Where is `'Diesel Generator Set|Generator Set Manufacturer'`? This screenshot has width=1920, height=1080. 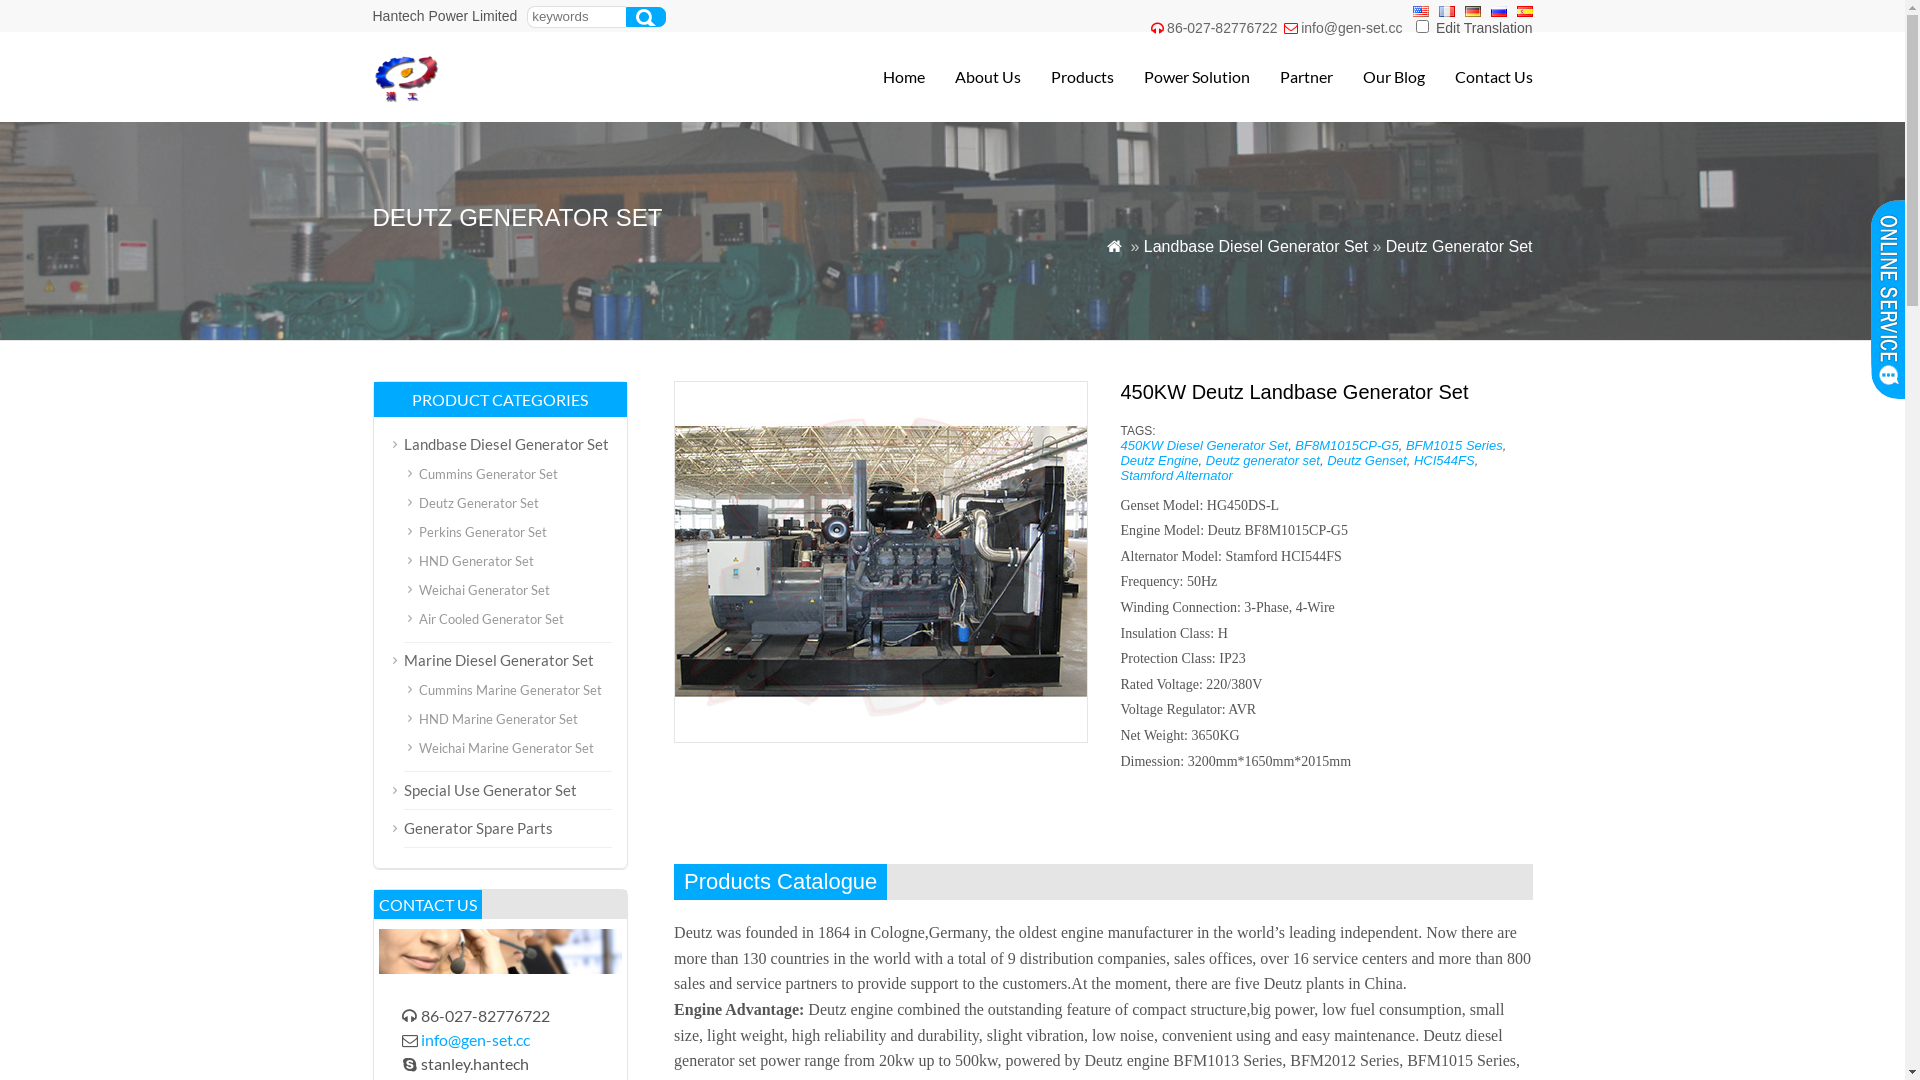
'Diesel Generator Set|Generator Set Manufacturer' is located at coordinates (372, 97).